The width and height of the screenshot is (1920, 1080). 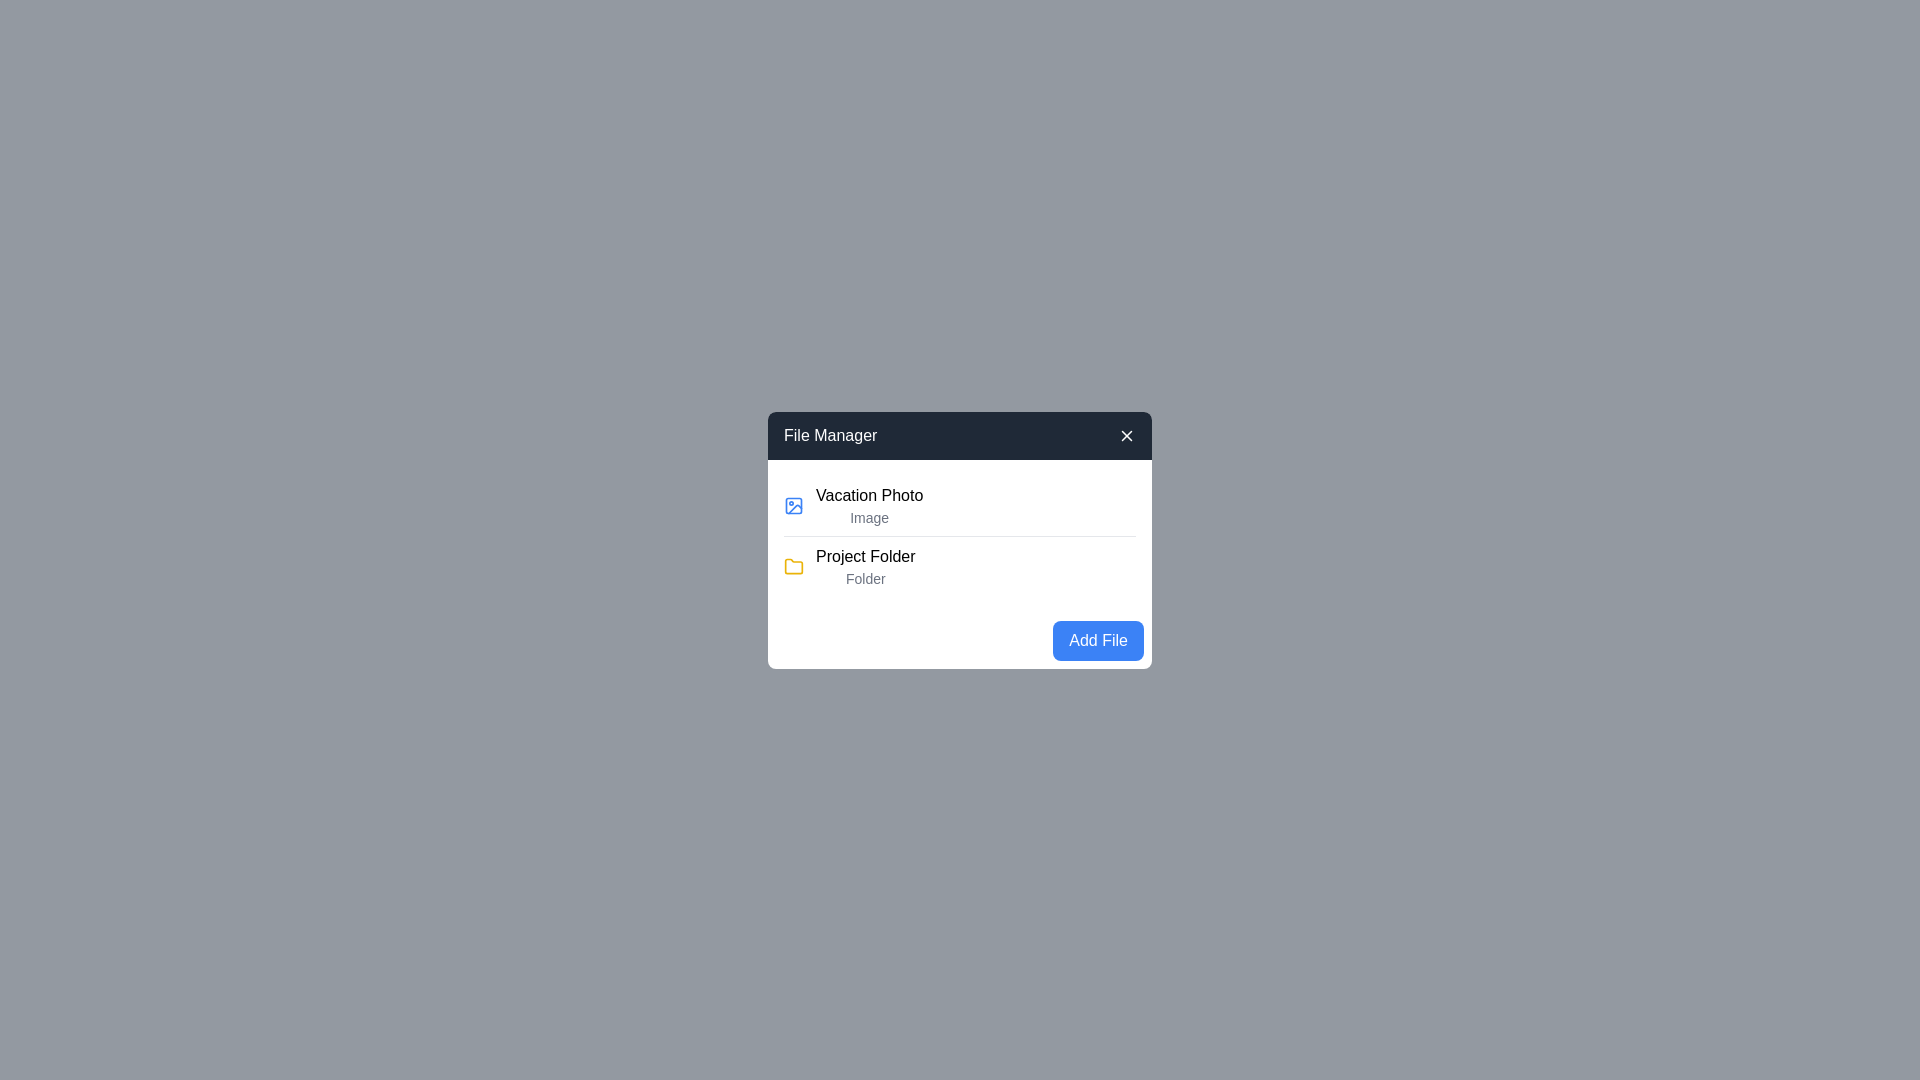 I want to click on the close button to dismiss the dialog, so click(x=1127, y=434).